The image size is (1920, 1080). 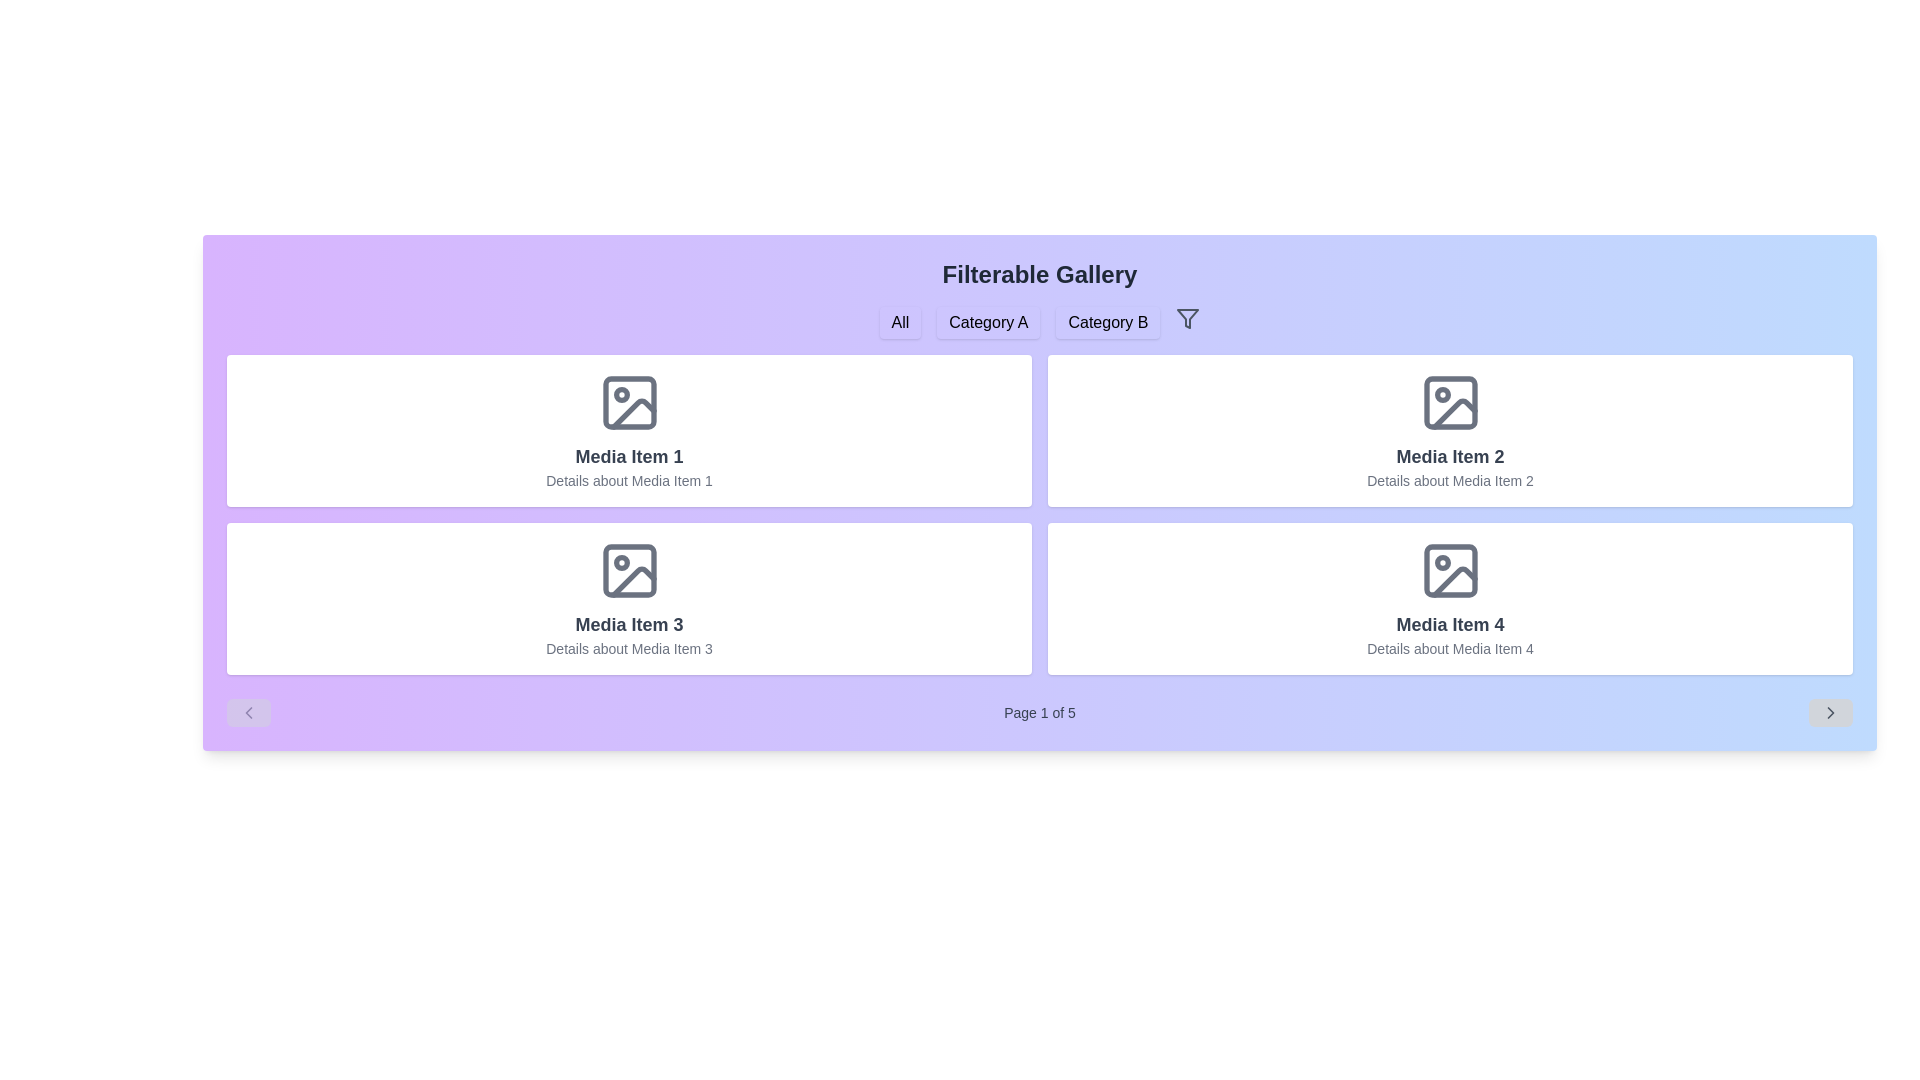 I want to click on the text label displaying 'Page 1 of 5', which is styled in a small gray font and located centered at the bottom of the gallery section, between the previous and next arrow icons, so click(x=1040, y=712).